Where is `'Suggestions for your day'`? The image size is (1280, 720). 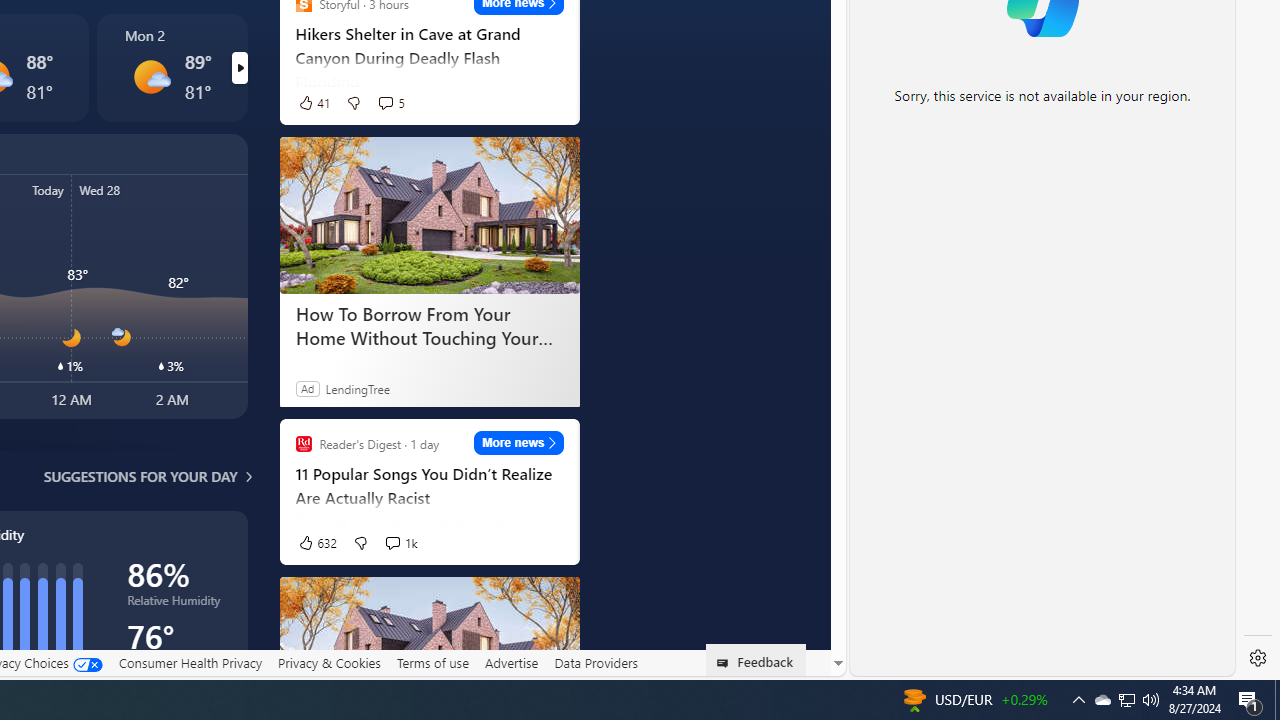
'Suggestions for your day' is located at coordinates (139, 476).